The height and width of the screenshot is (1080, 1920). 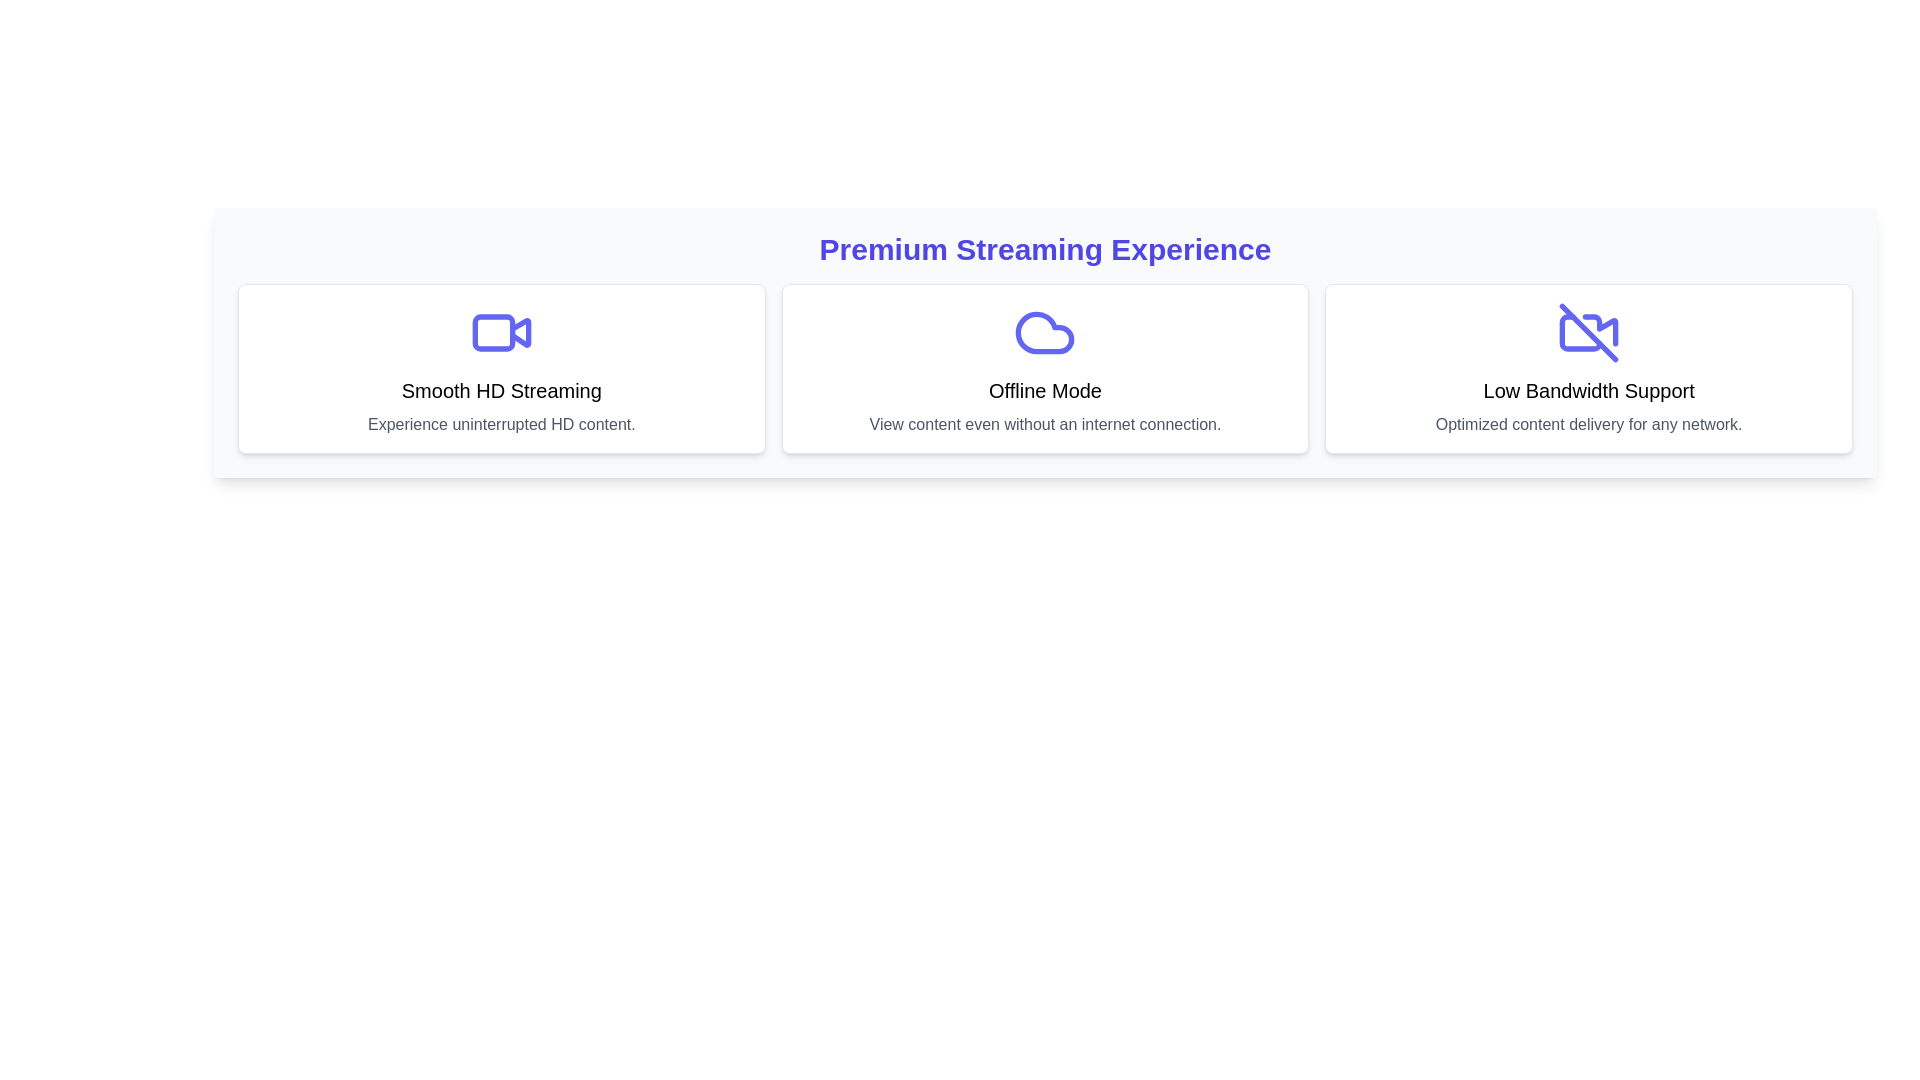 I want to click on the static text element that serves as a title for the 'Premium Streaming Experience' feature, located within a white card under a video icon, so click(x=501, y=390).